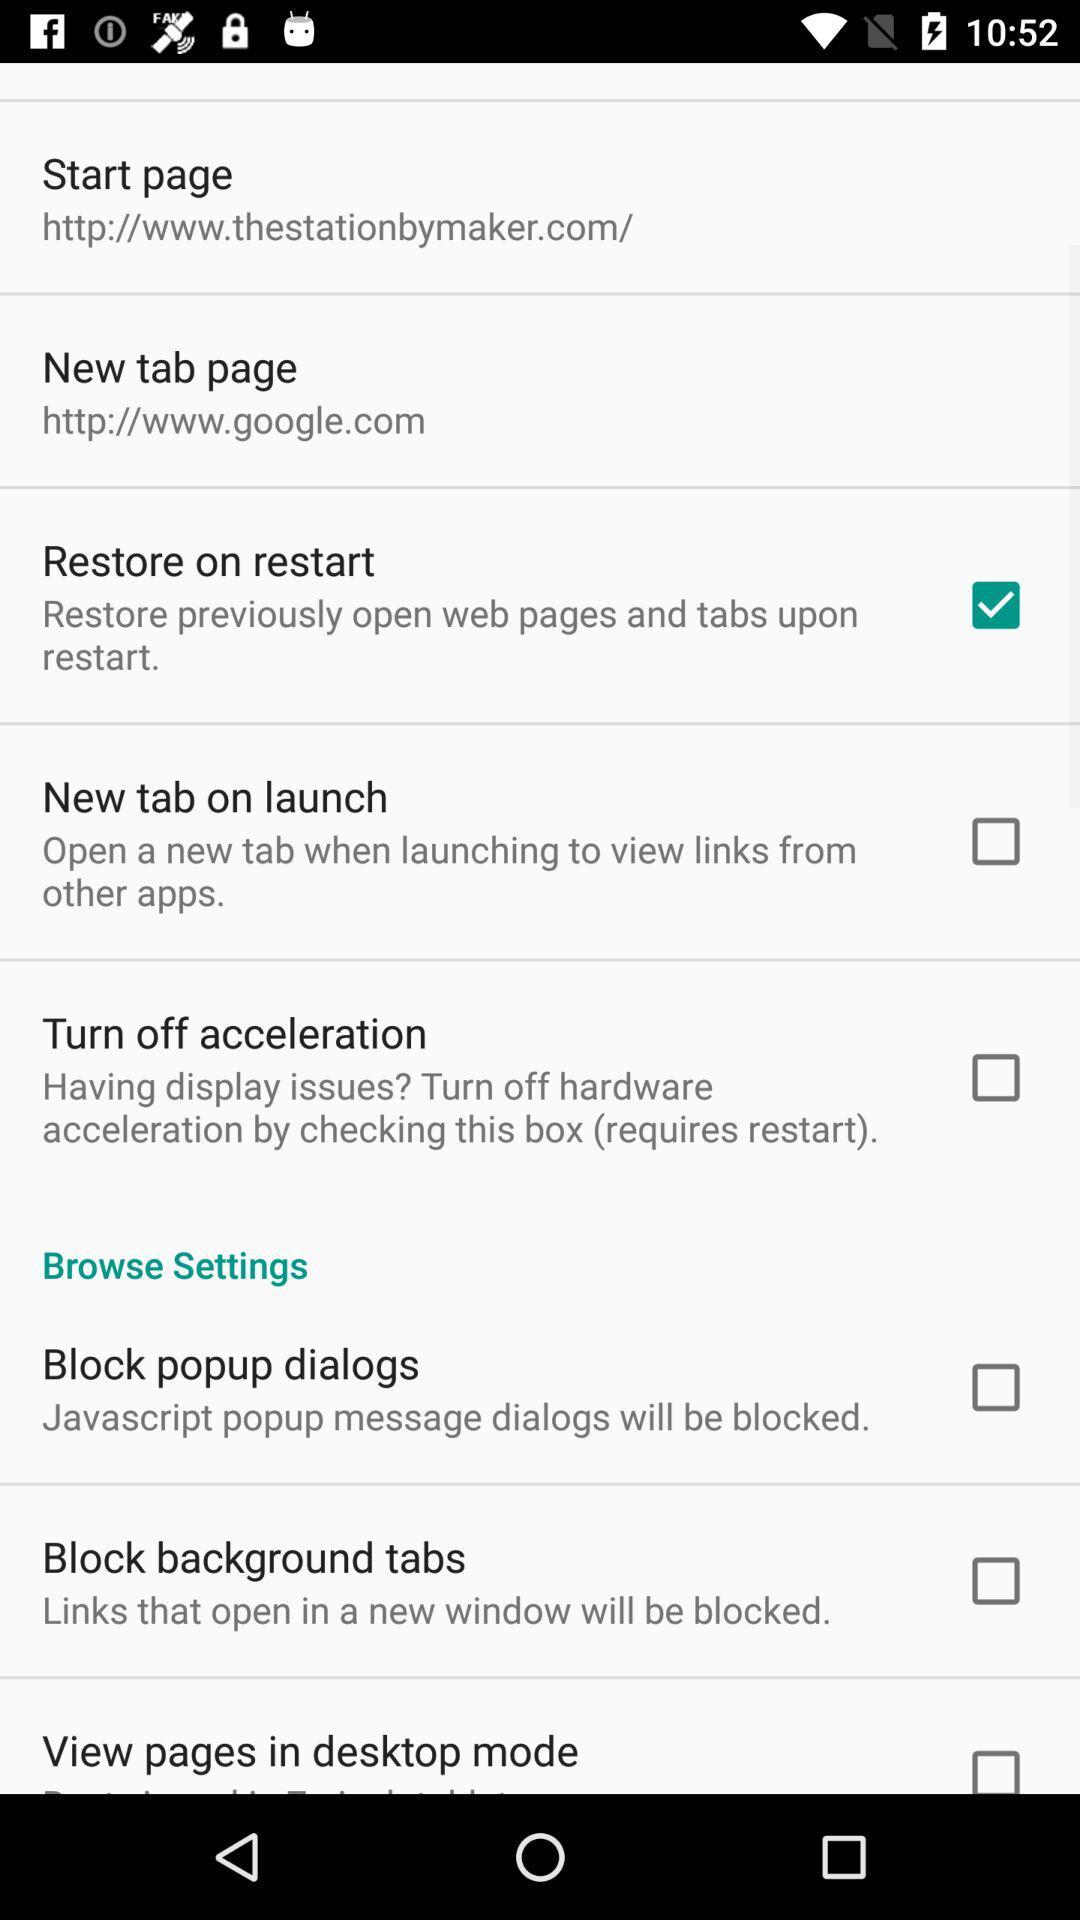  I want to click on the item below the javascript popup message, so click(253, 1555).